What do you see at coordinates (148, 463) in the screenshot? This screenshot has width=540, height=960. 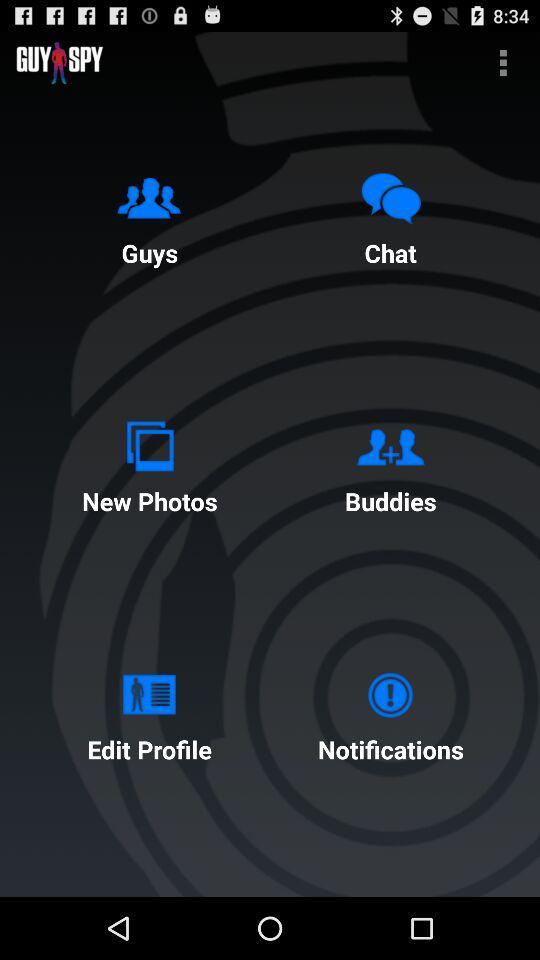 I see `the new photos` at bounding box center [148, 463].